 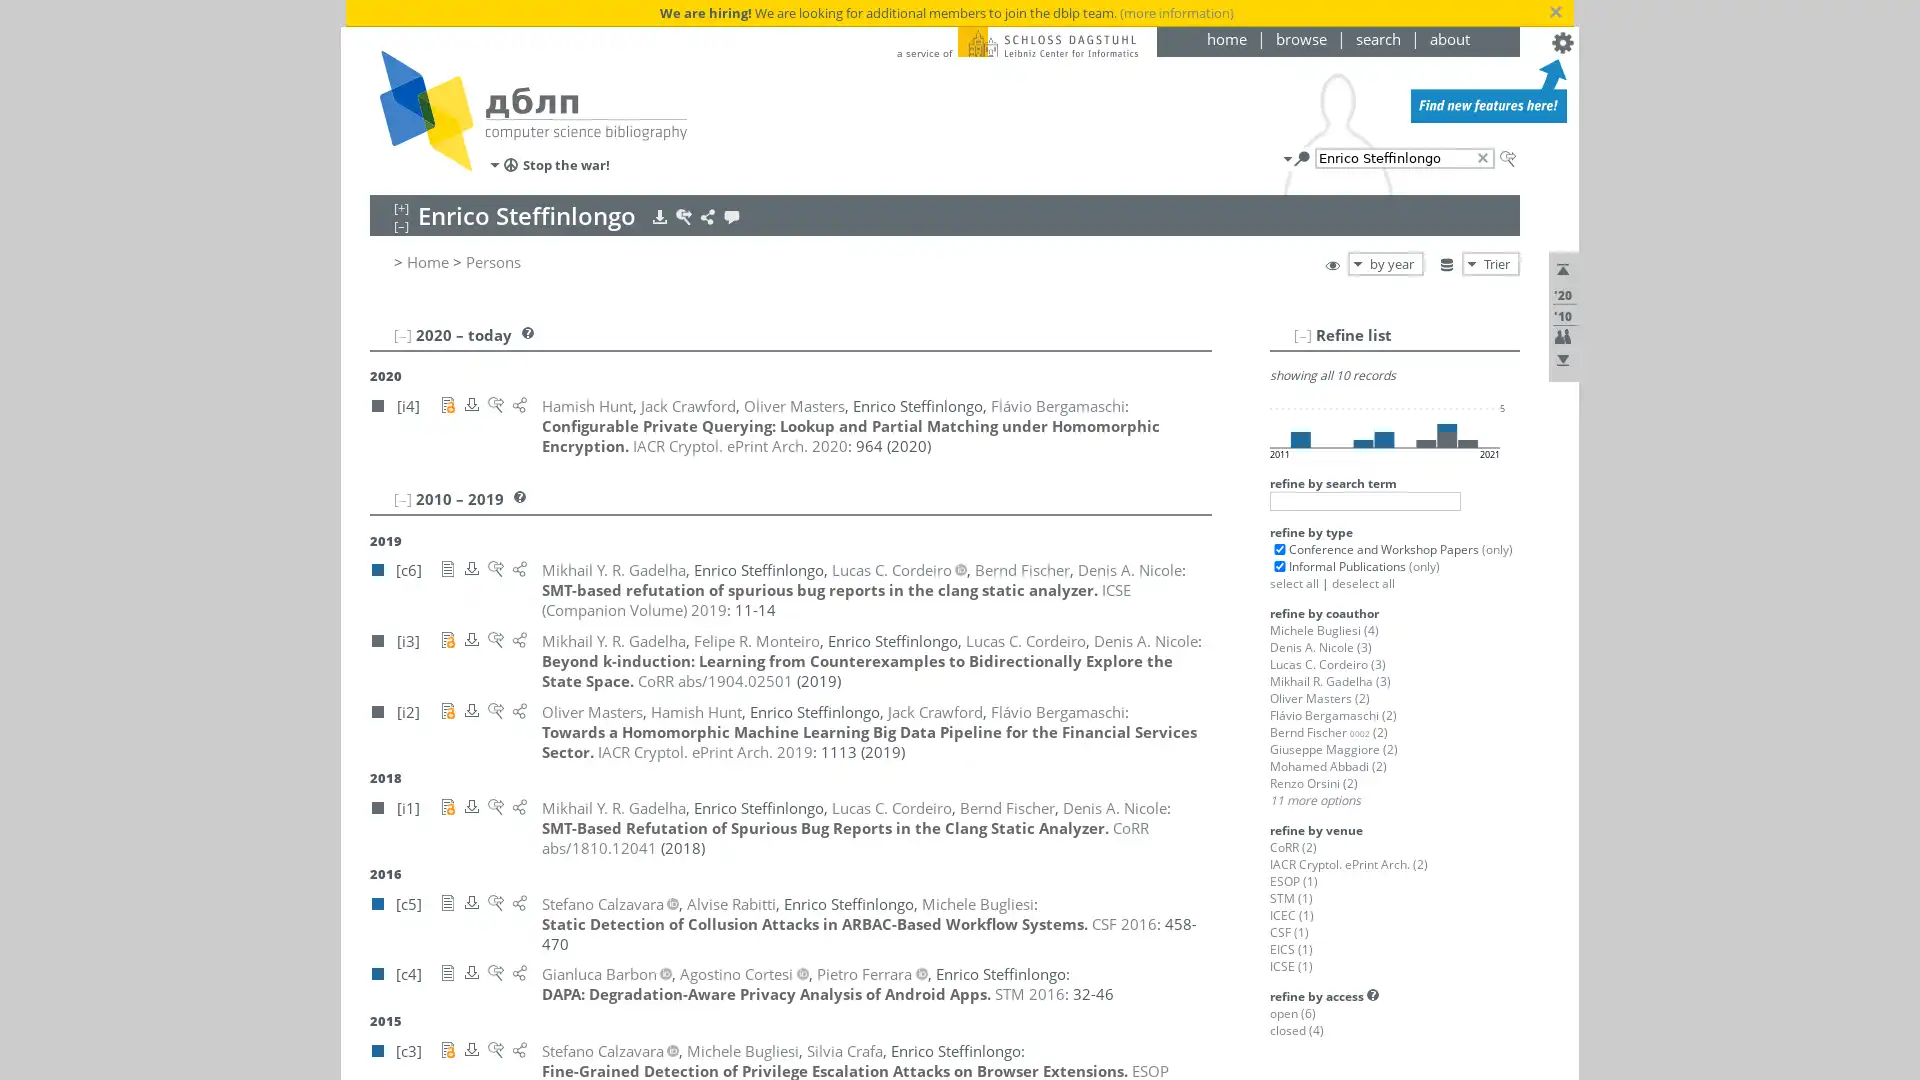 I want to click on open (6), so click(x=1292, y=1013).